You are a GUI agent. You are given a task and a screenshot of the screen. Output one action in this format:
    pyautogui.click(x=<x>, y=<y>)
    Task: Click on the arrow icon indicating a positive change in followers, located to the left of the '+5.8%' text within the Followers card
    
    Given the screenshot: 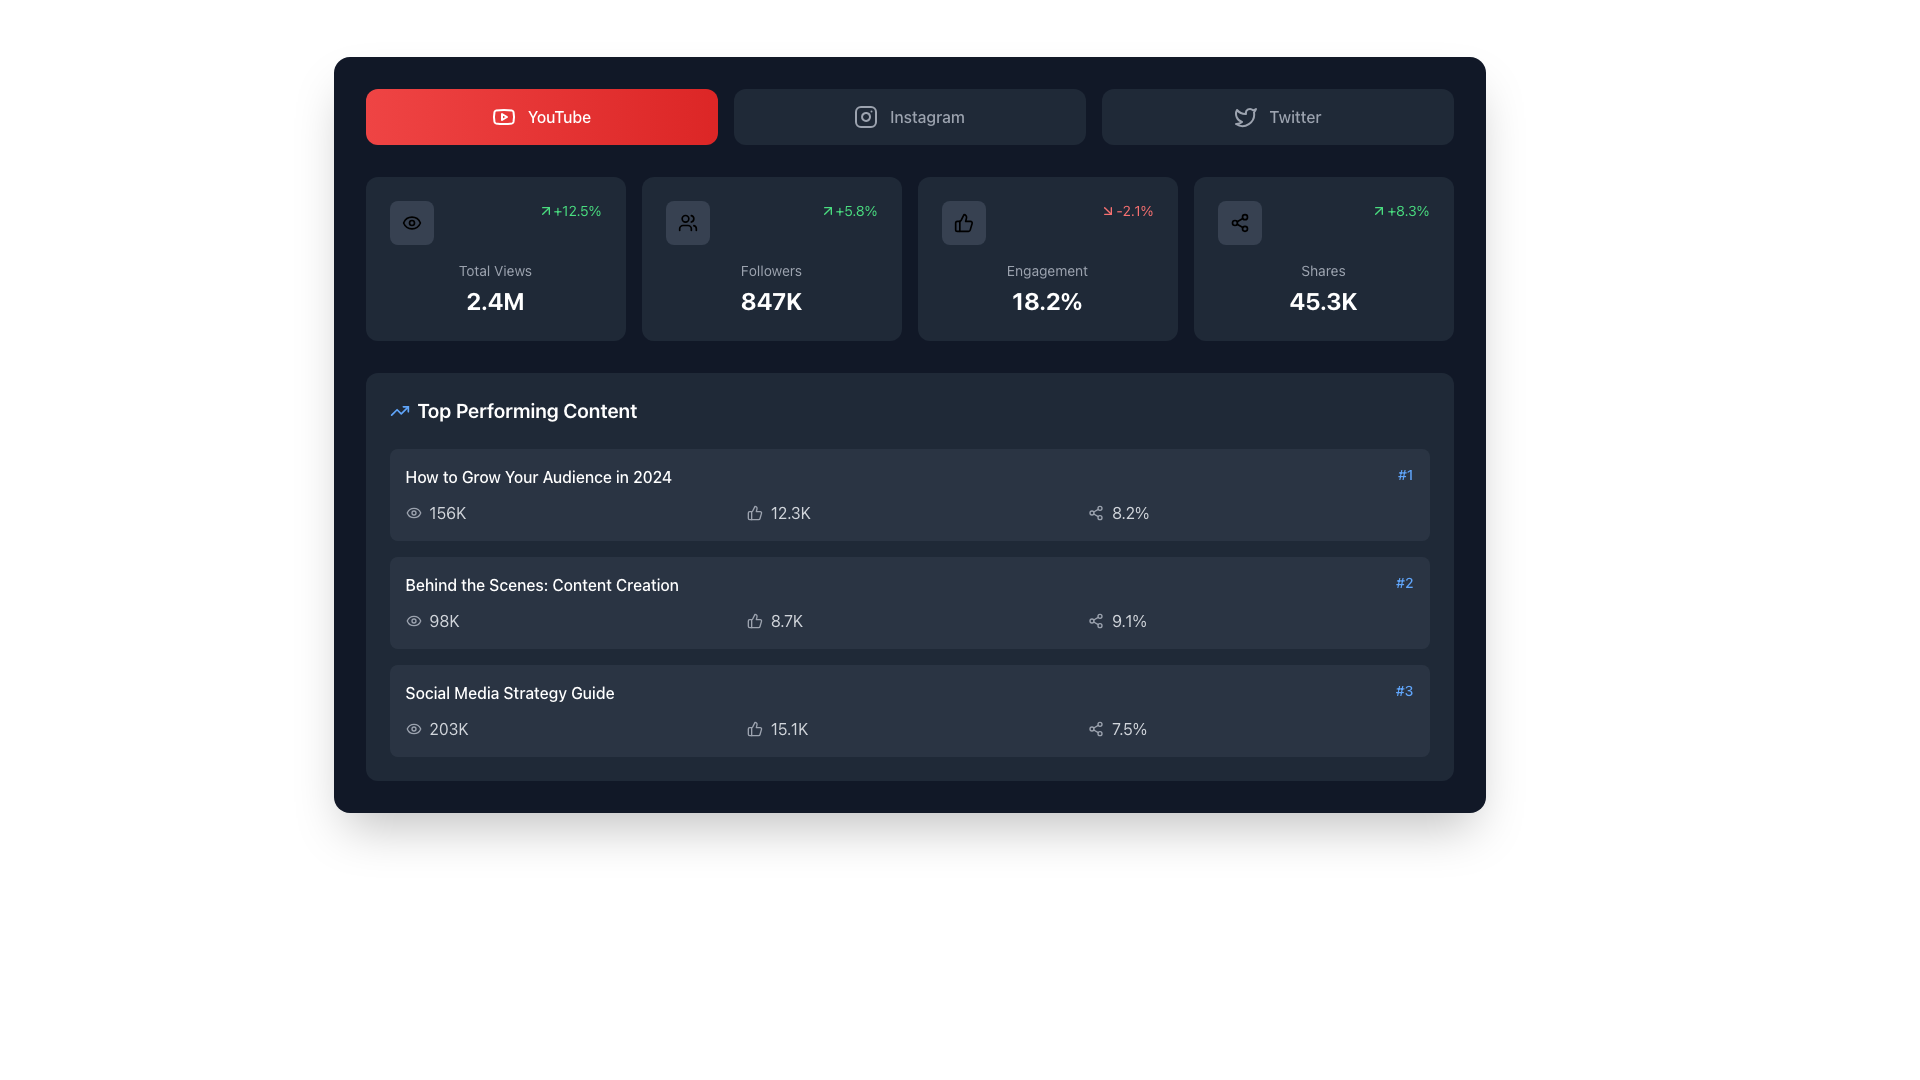 What is the action you would take?
    pyautogui.click(x=827, y=211)
    